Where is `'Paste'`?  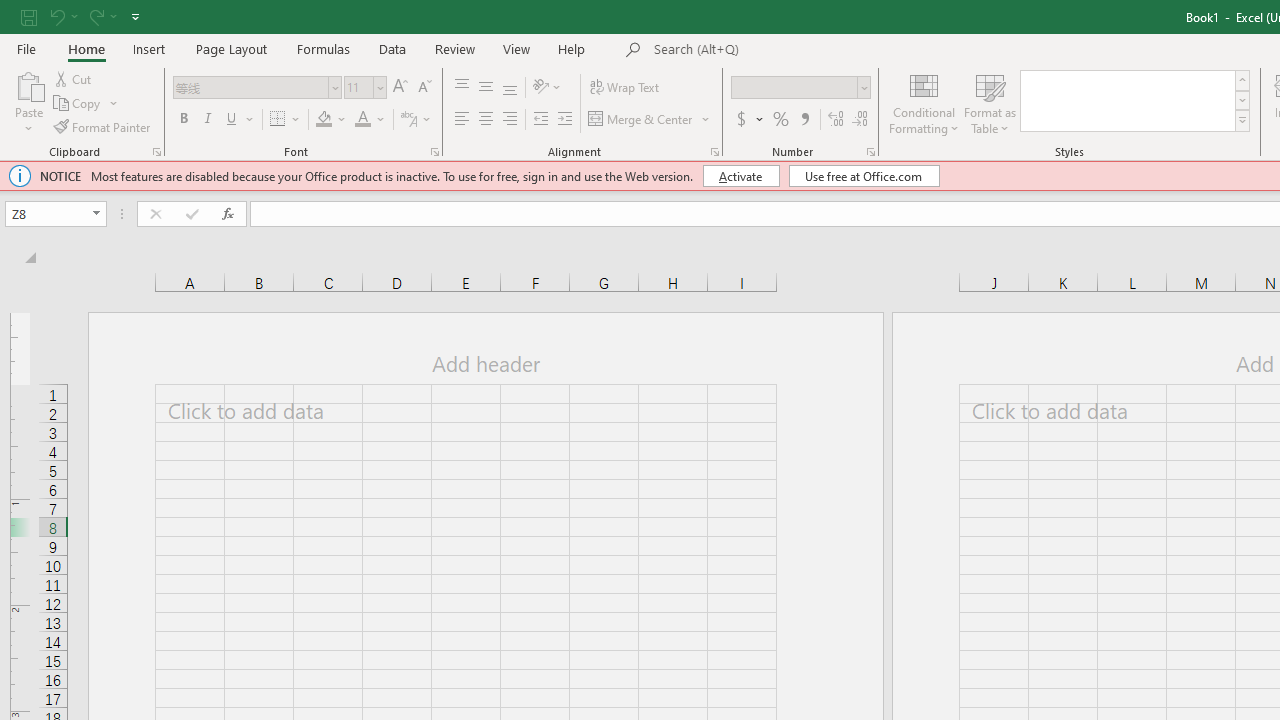 'Paste' is located at coordinates (28, 103).